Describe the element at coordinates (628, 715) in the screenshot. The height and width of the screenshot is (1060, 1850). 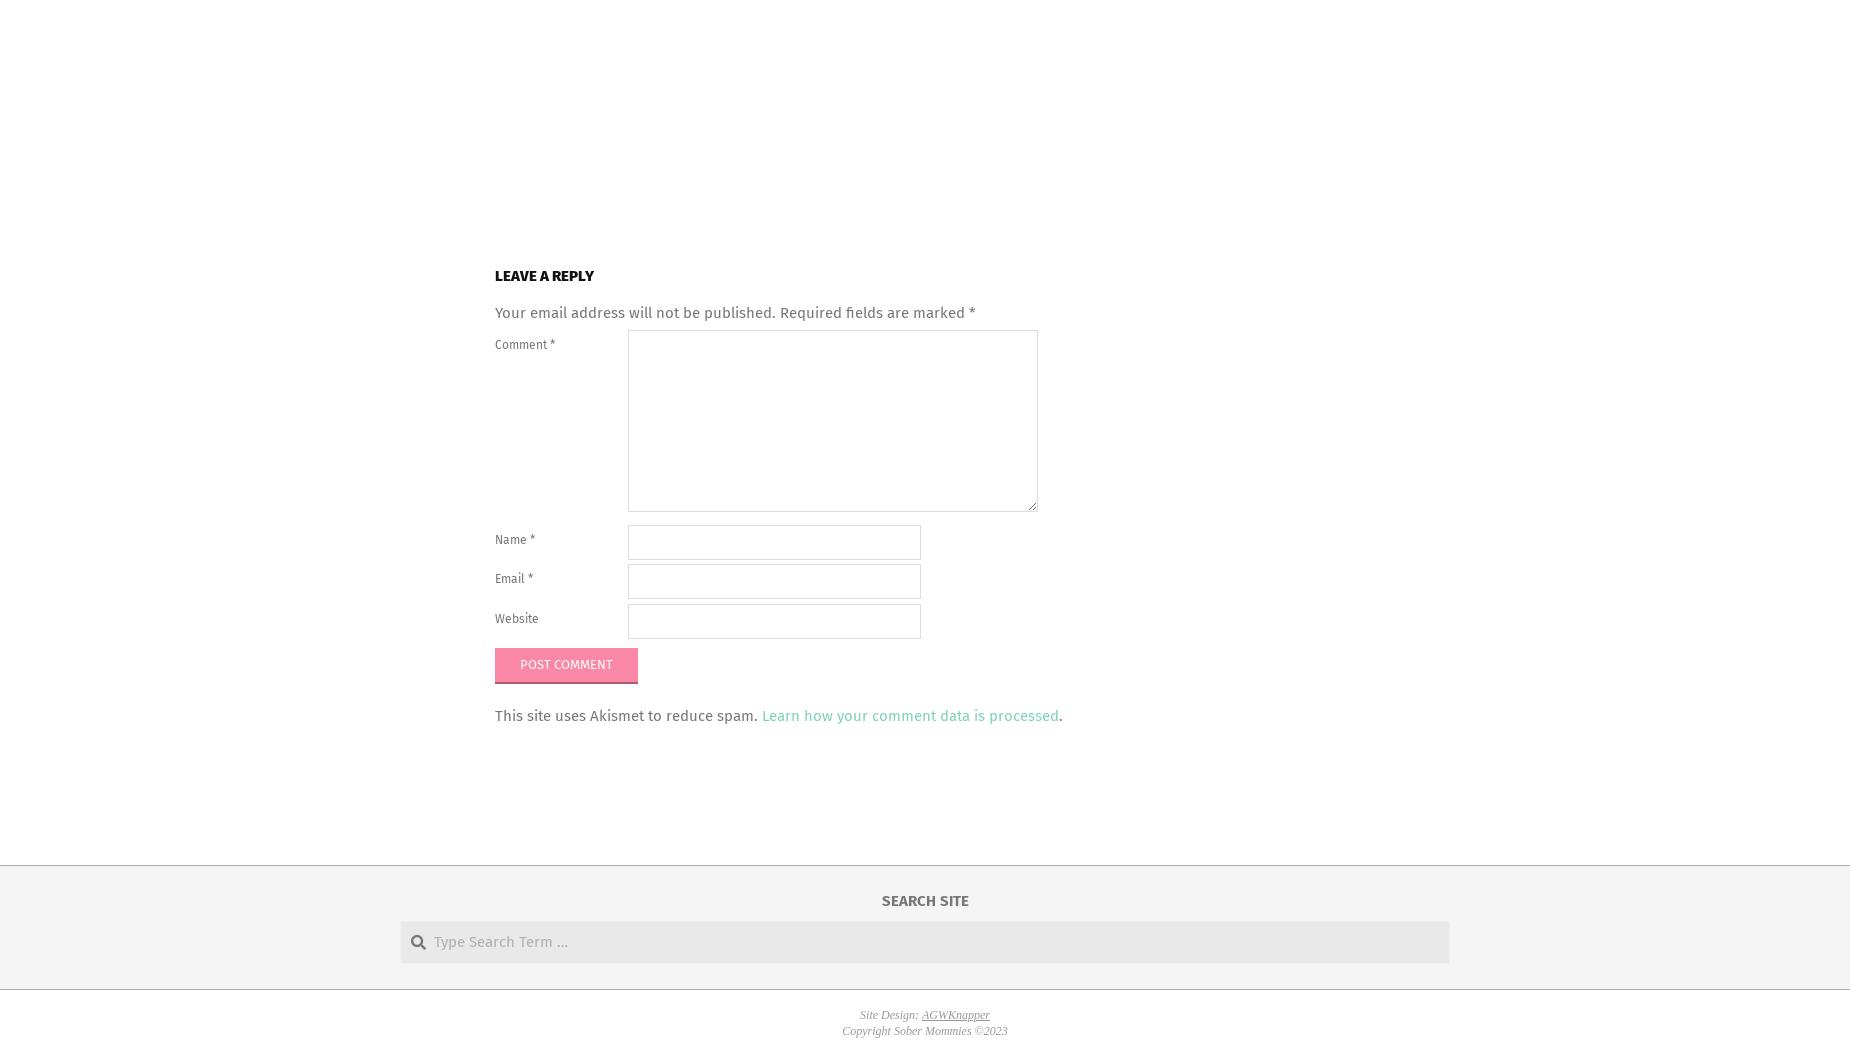
I see `'This site uses Akismet to reduce spam.'` at that location.